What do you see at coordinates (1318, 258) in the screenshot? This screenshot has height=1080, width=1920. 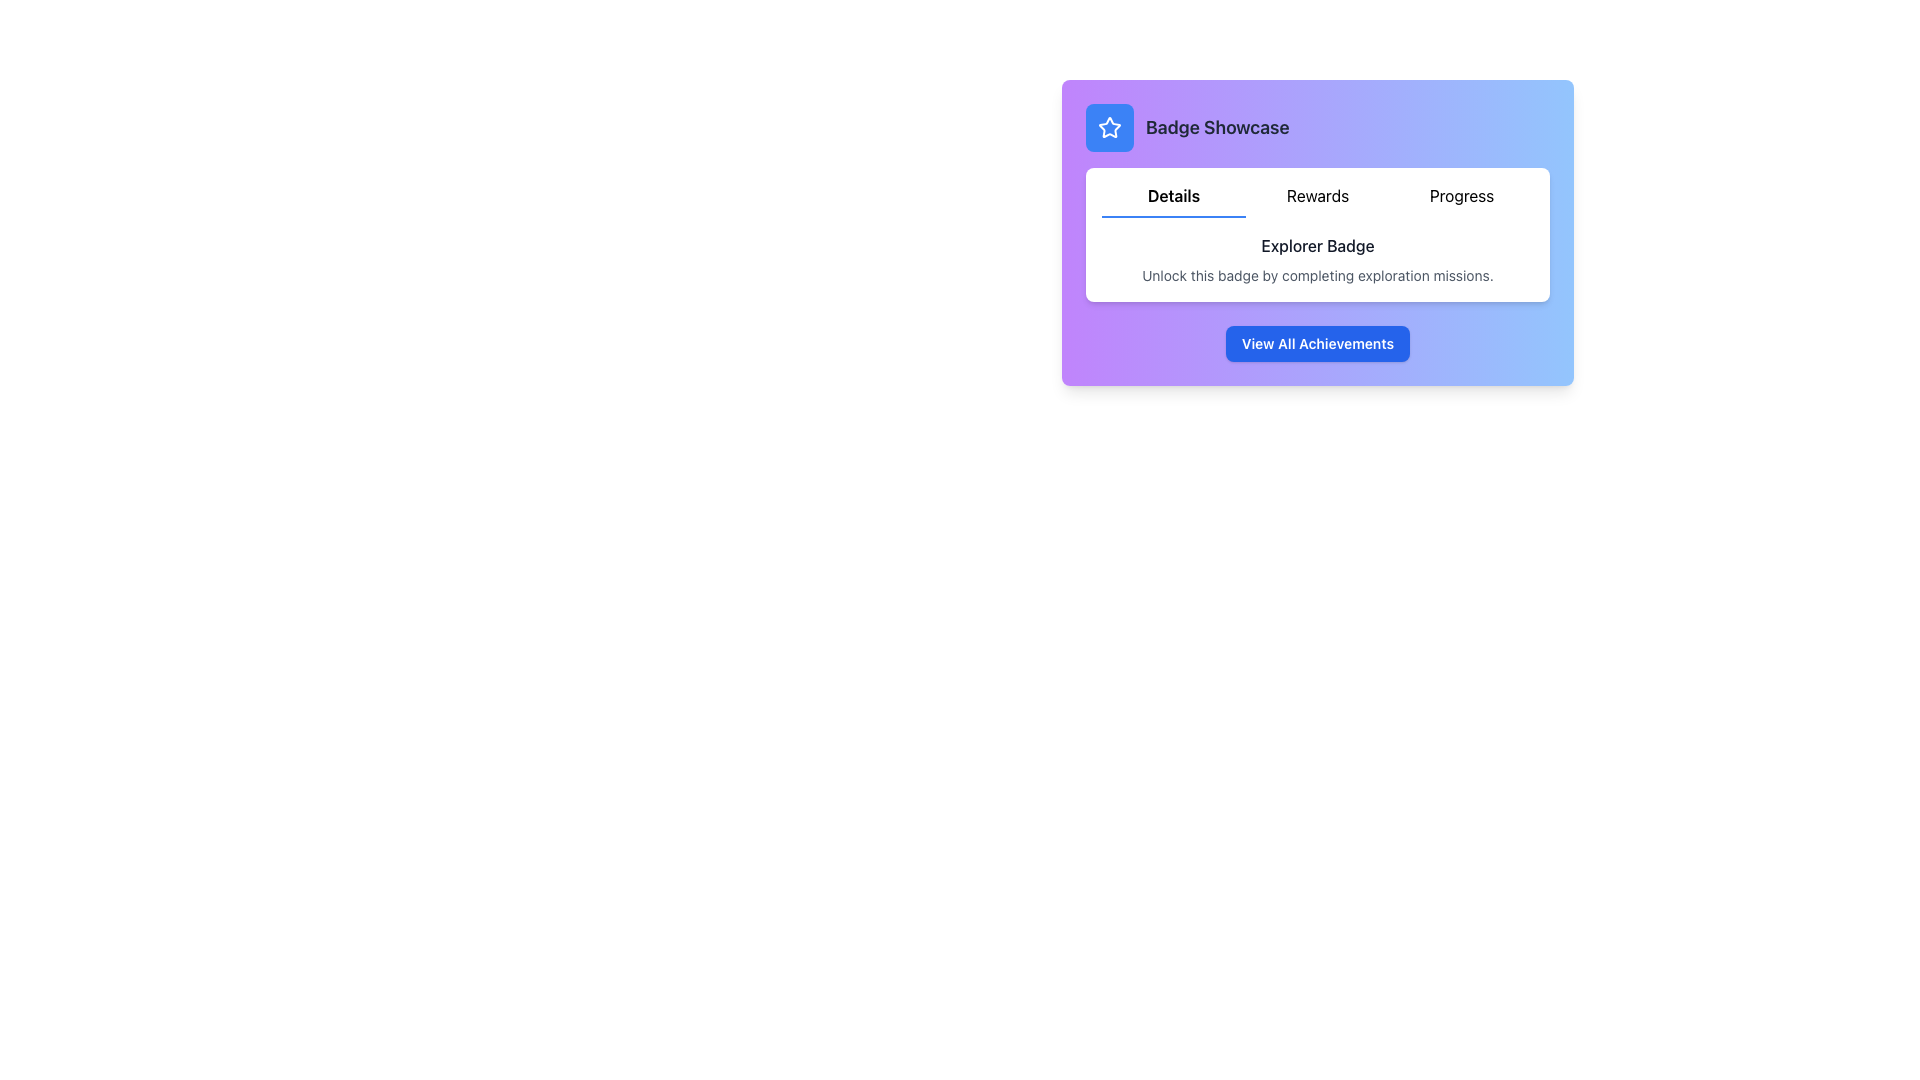 I see `the Text-based informational block that describes the 'Explorer Badge' located beneath the 'Details' tab` at bounding box center [1318, 258].